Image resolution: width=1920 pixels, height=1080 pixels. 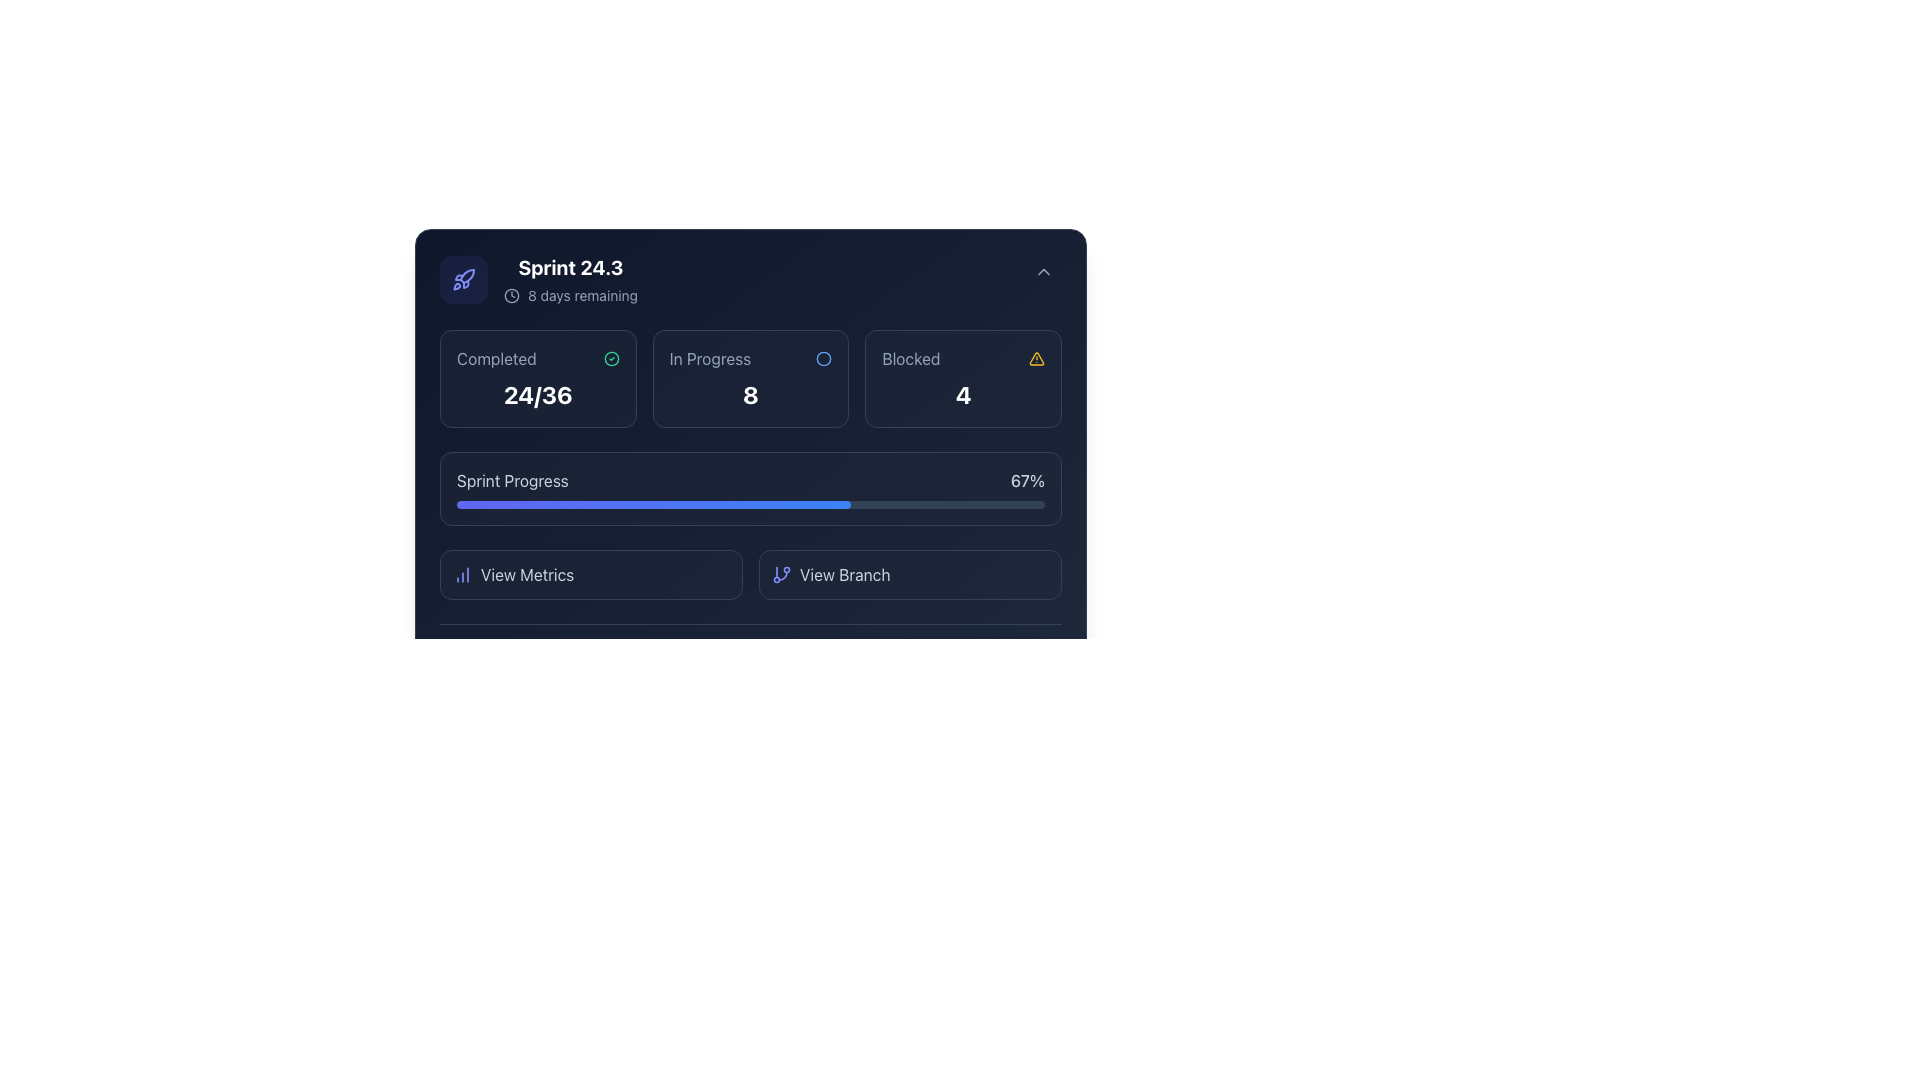 I want to click on the bold white numeral '4' displayed within the dark rectangular box labeled 'Blocked', which is centrally aligned and located near the warning symbol, so click(x=963, y=394).